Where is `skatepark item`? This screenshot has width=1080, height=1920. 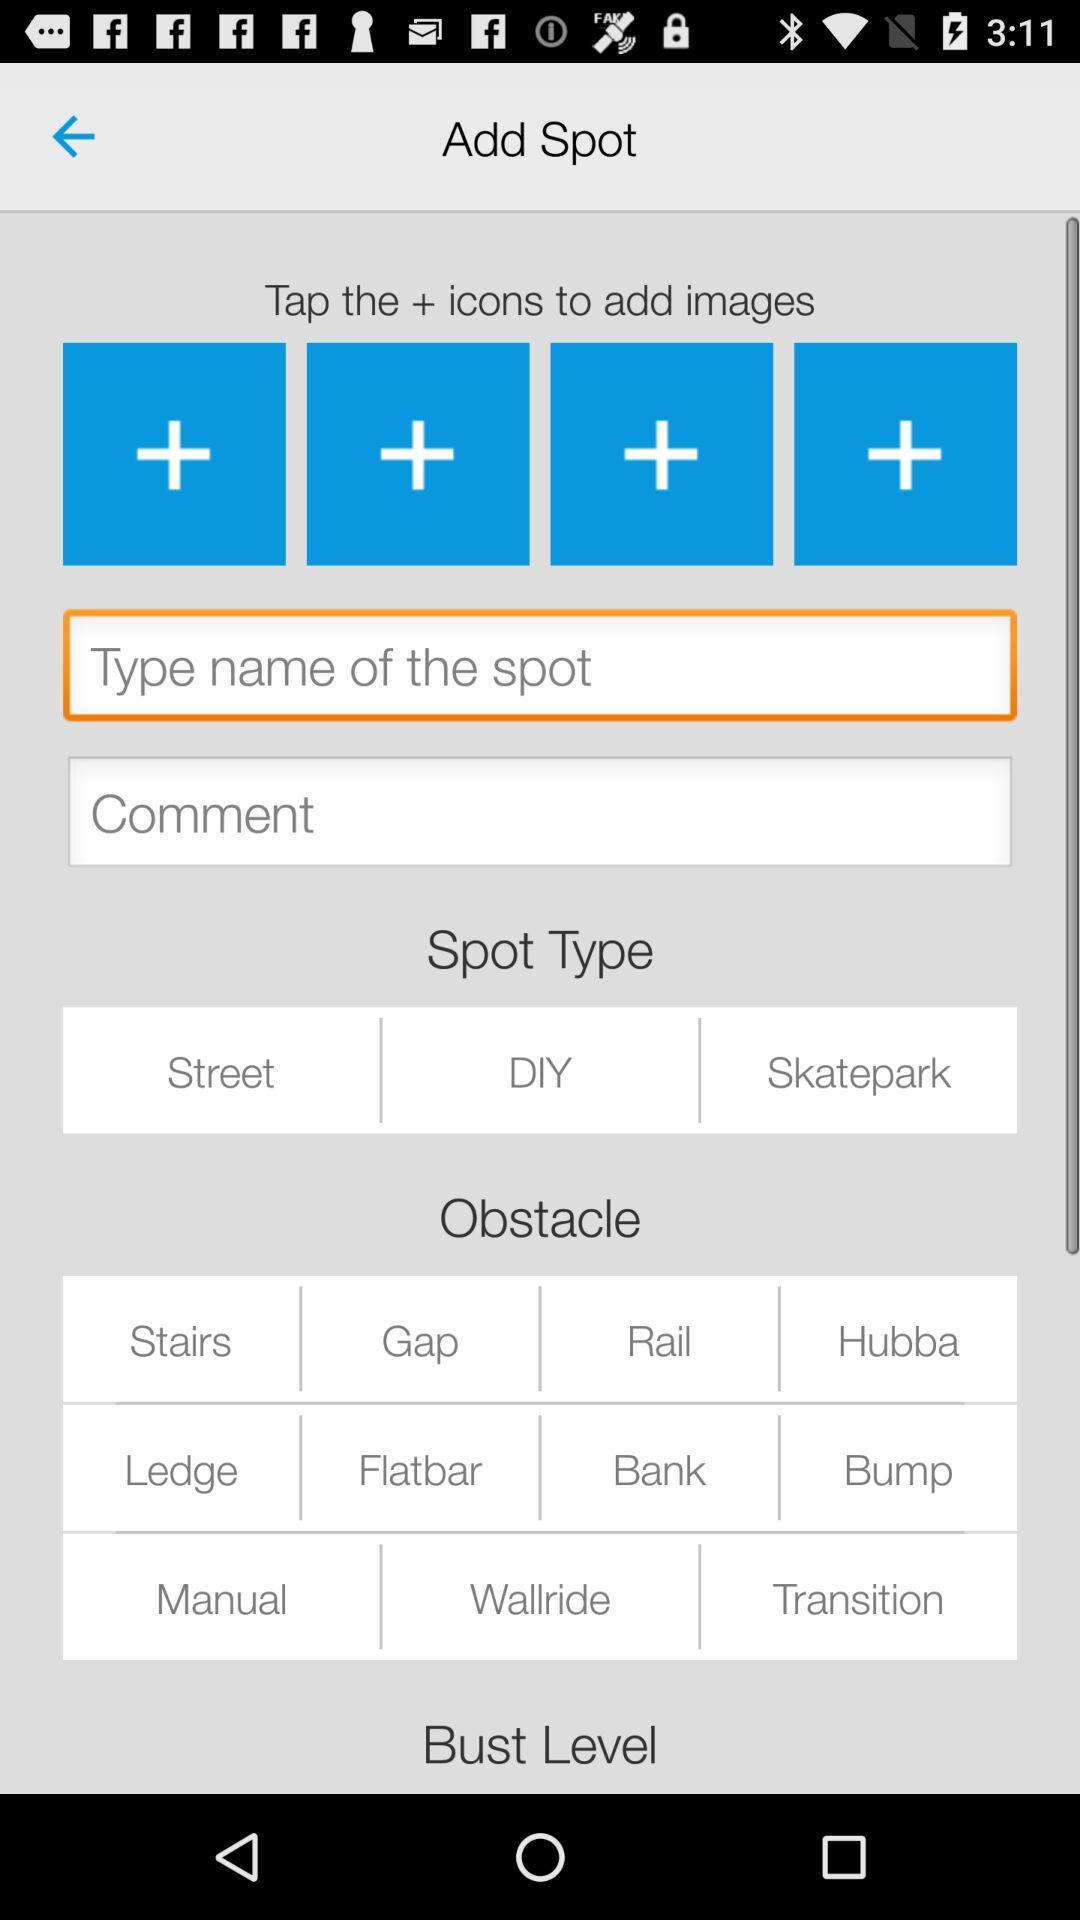 skatepark item is located at coordinates (858, 1069).